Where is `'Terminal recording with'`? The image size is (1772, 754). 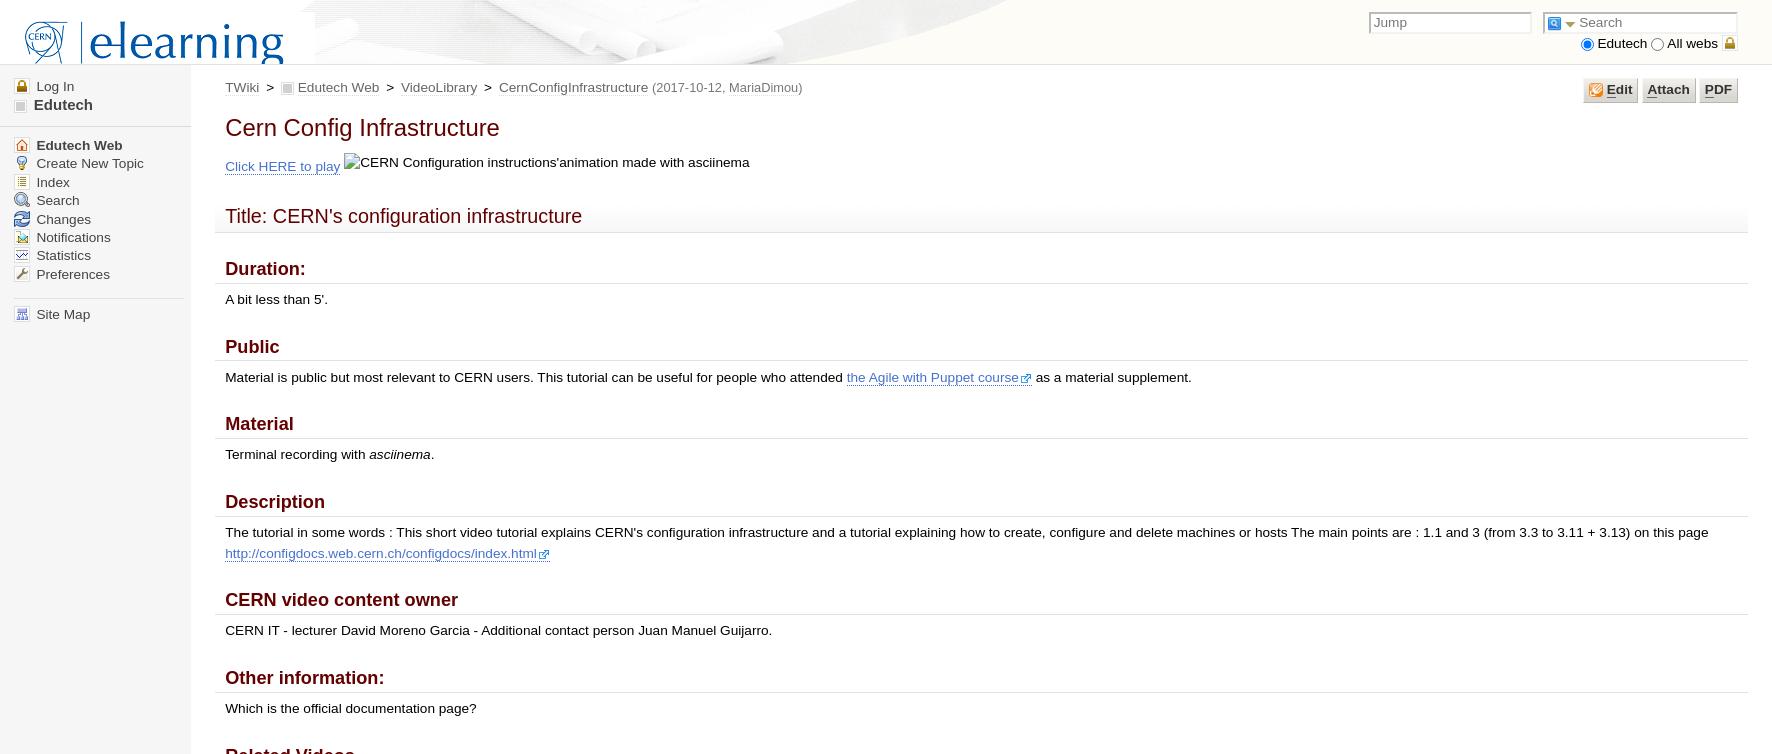
'Terminal recording with' is located at coordinates (295, 454).